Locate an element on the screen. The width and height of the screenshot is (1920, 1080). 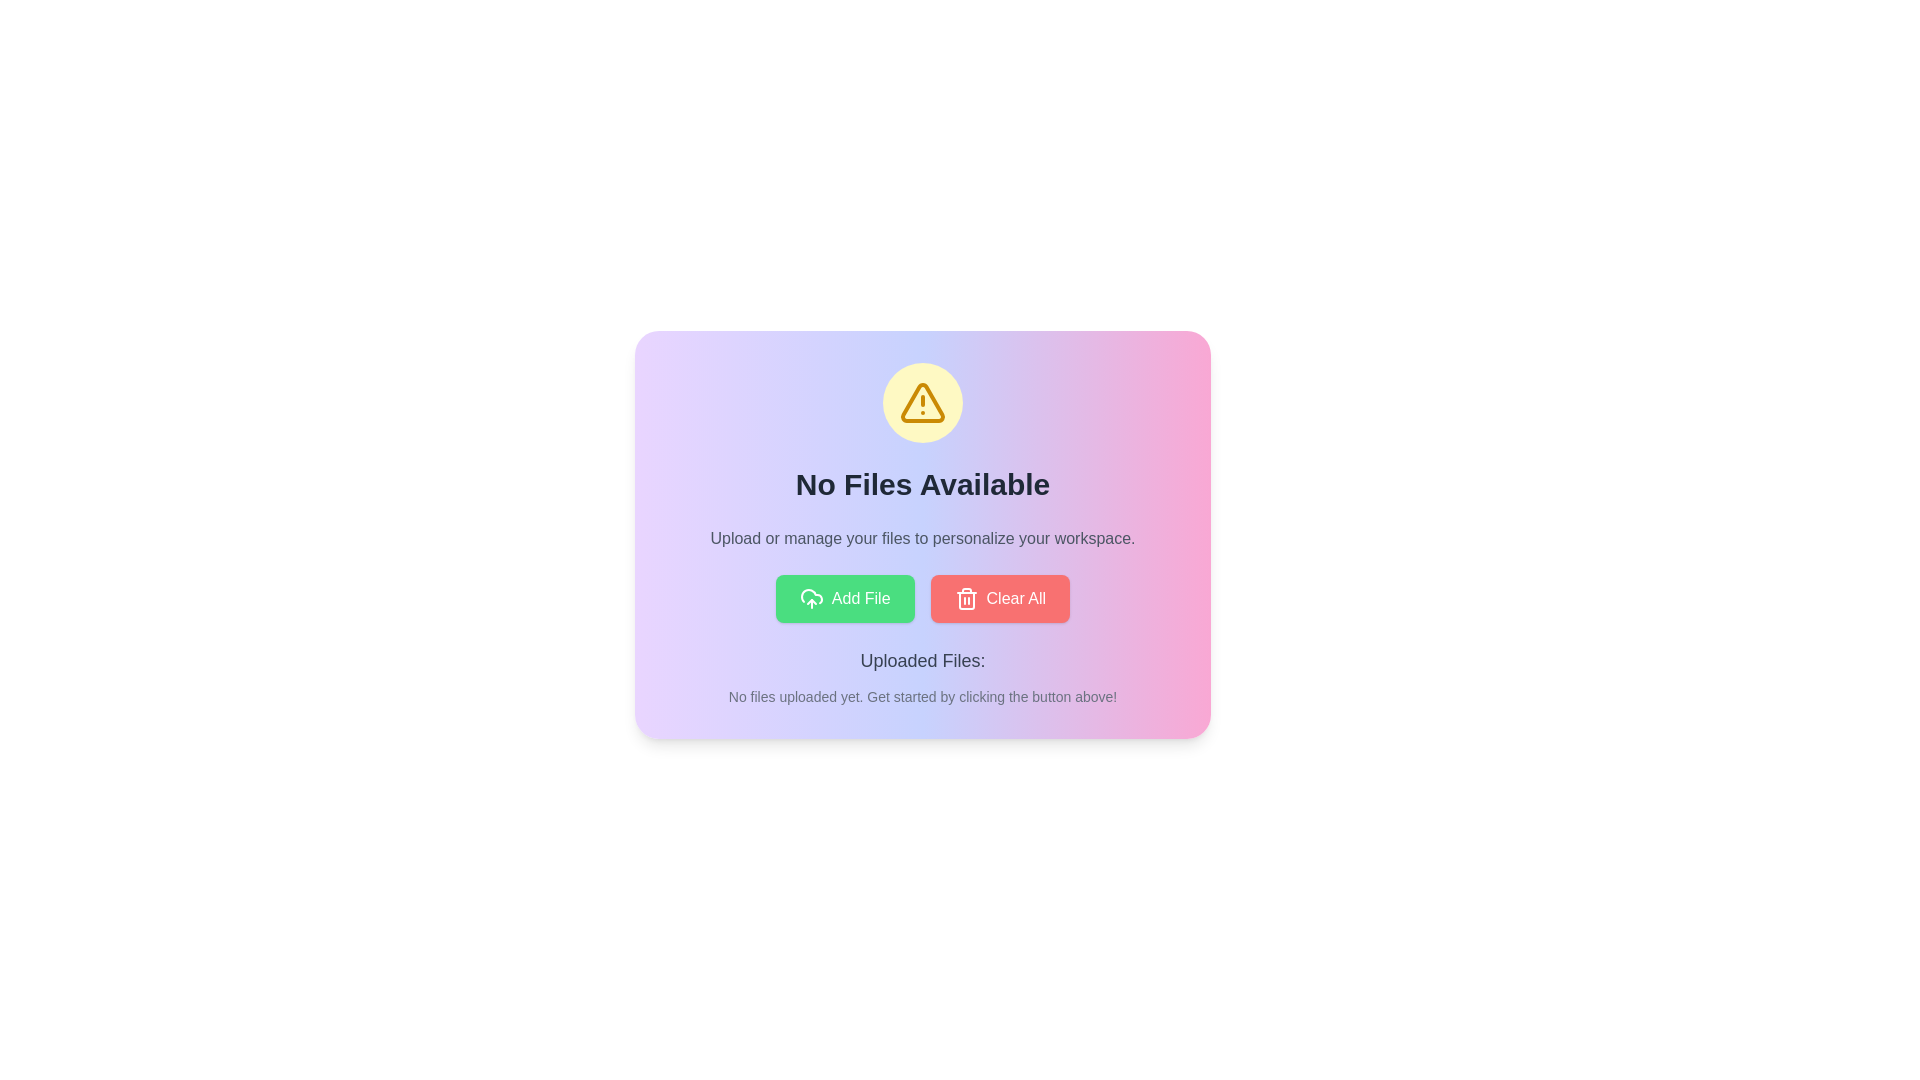
the clear button located on the right side of the interface, which triggers the clearing action is located at coordinates (999, 597).